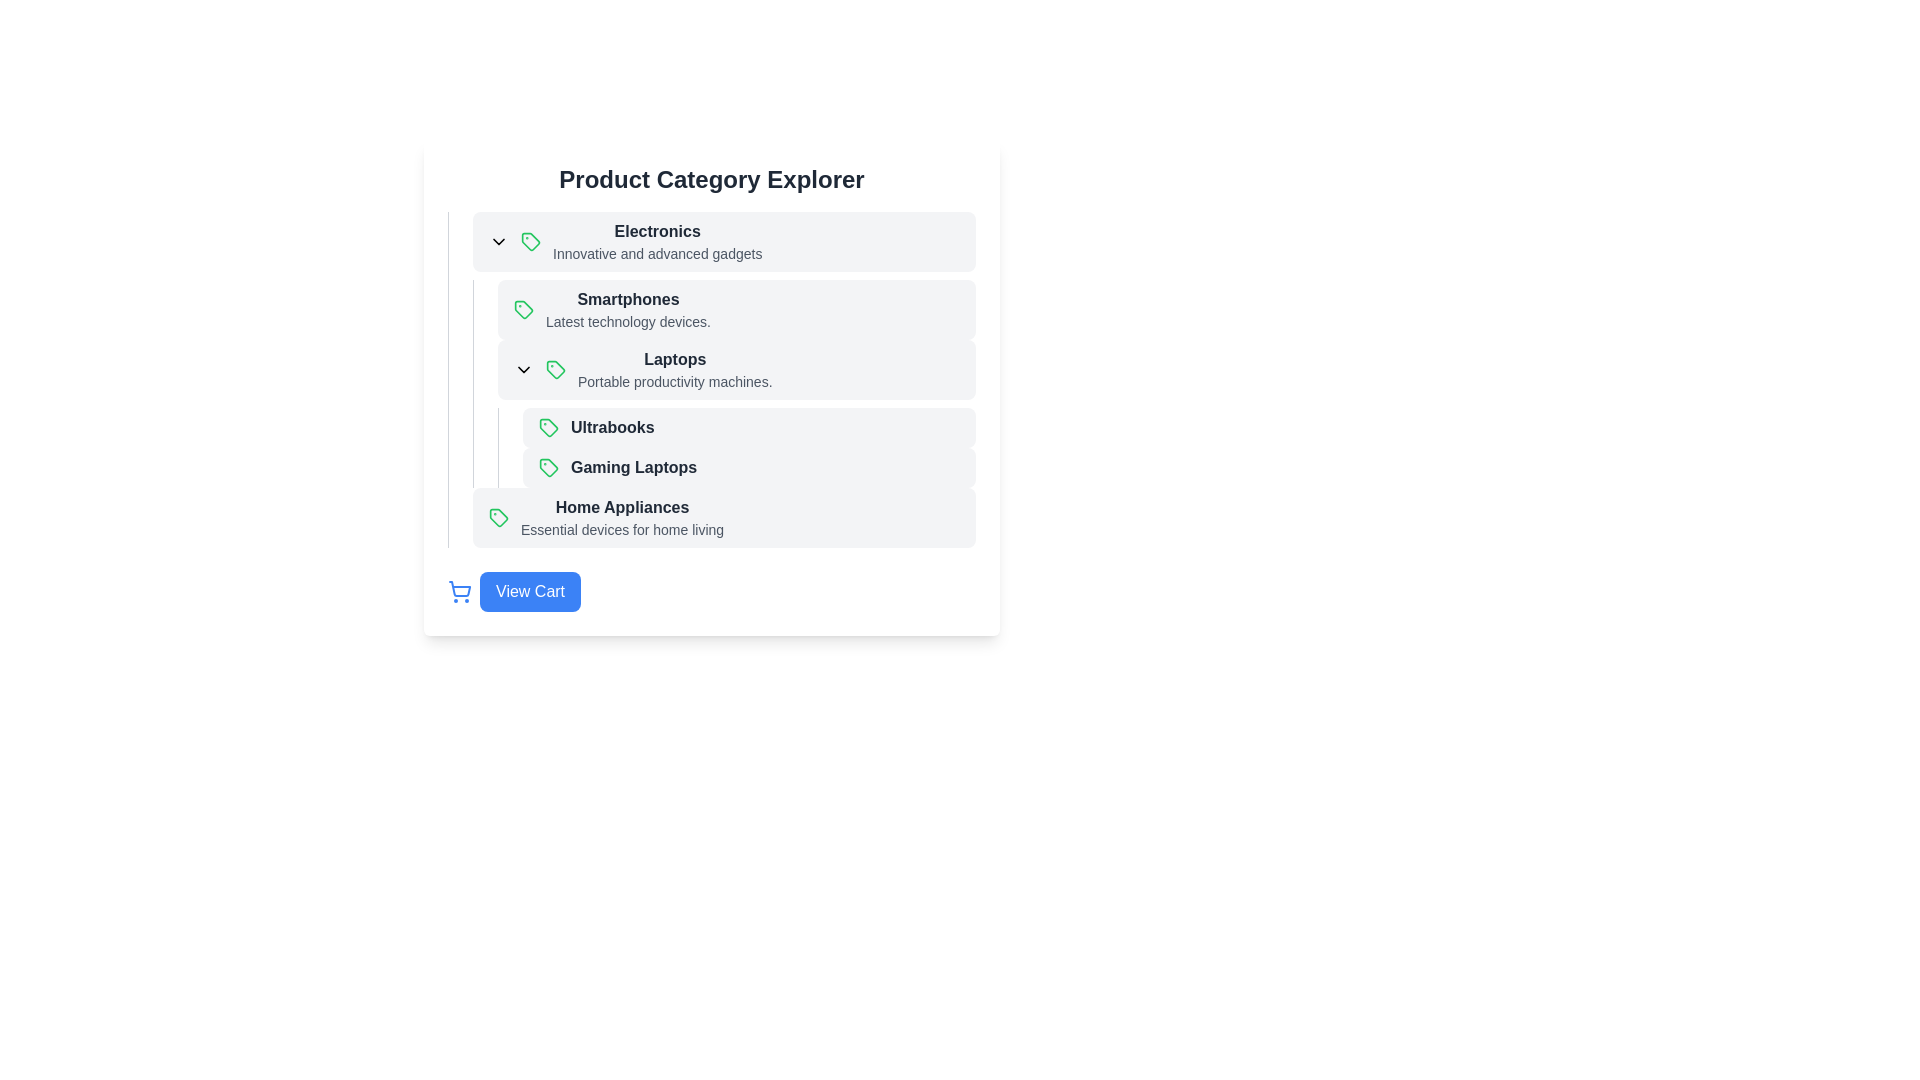 The width and height of the screenshot is (1920, 1080). I want to click on the icon indicating the 'Electronics' category, positioned between the expansion arrow and the text 'Electronics', so click(531, 241).